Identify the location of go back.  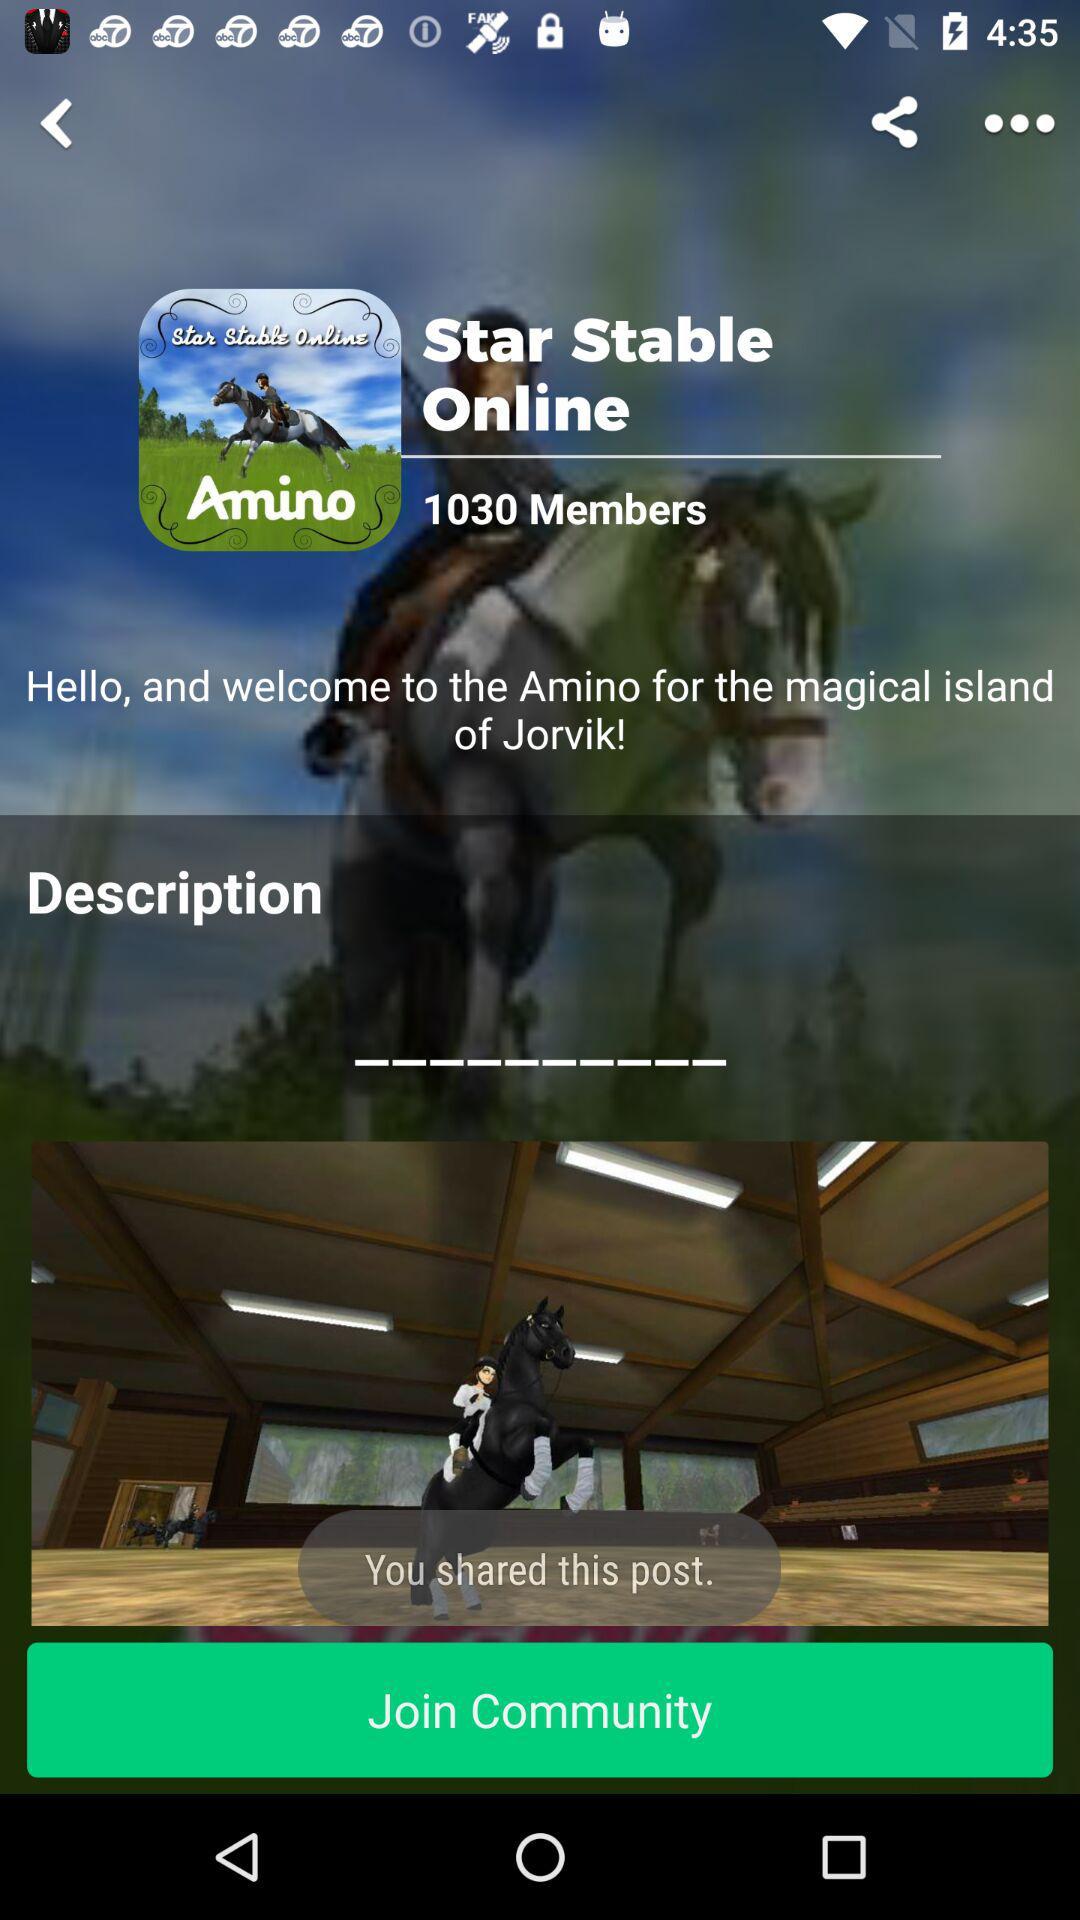
(59, 122).